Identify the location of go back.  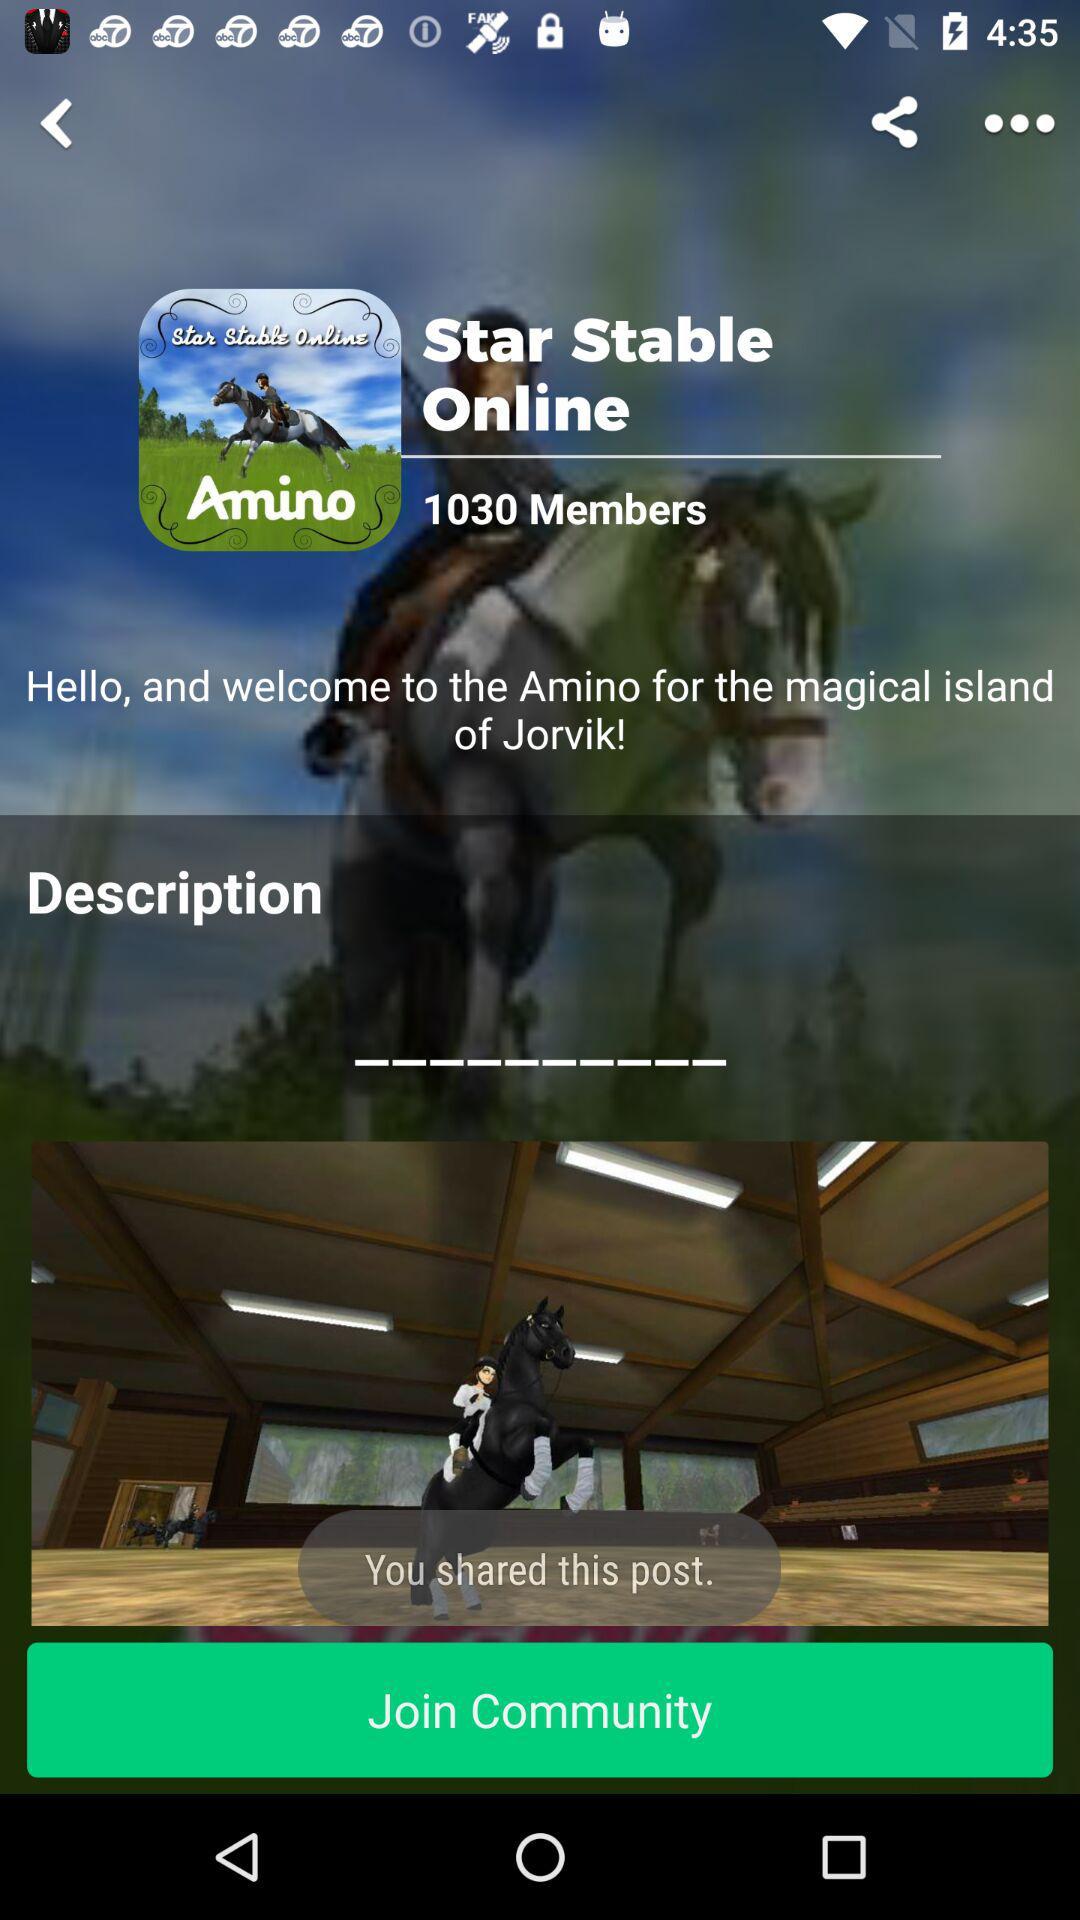
(59, 122).